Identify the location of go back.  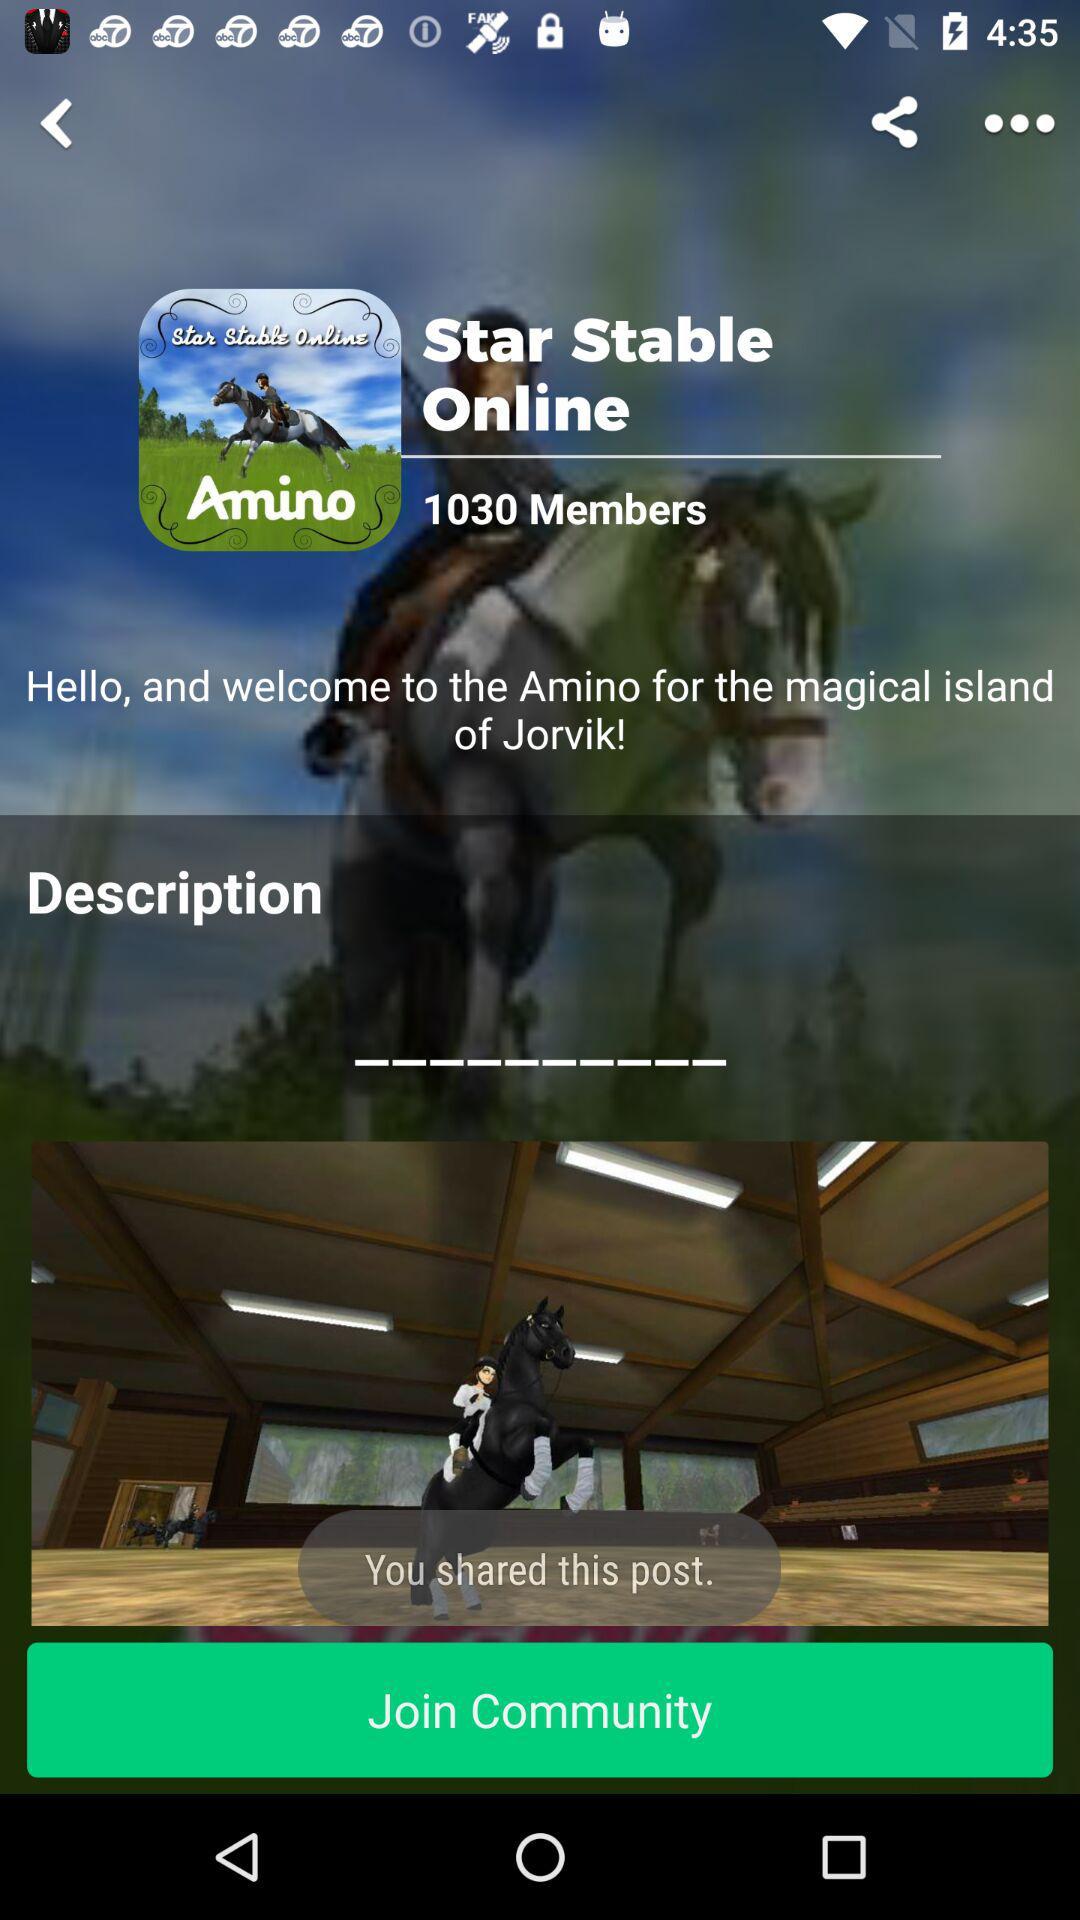
(59, 122).